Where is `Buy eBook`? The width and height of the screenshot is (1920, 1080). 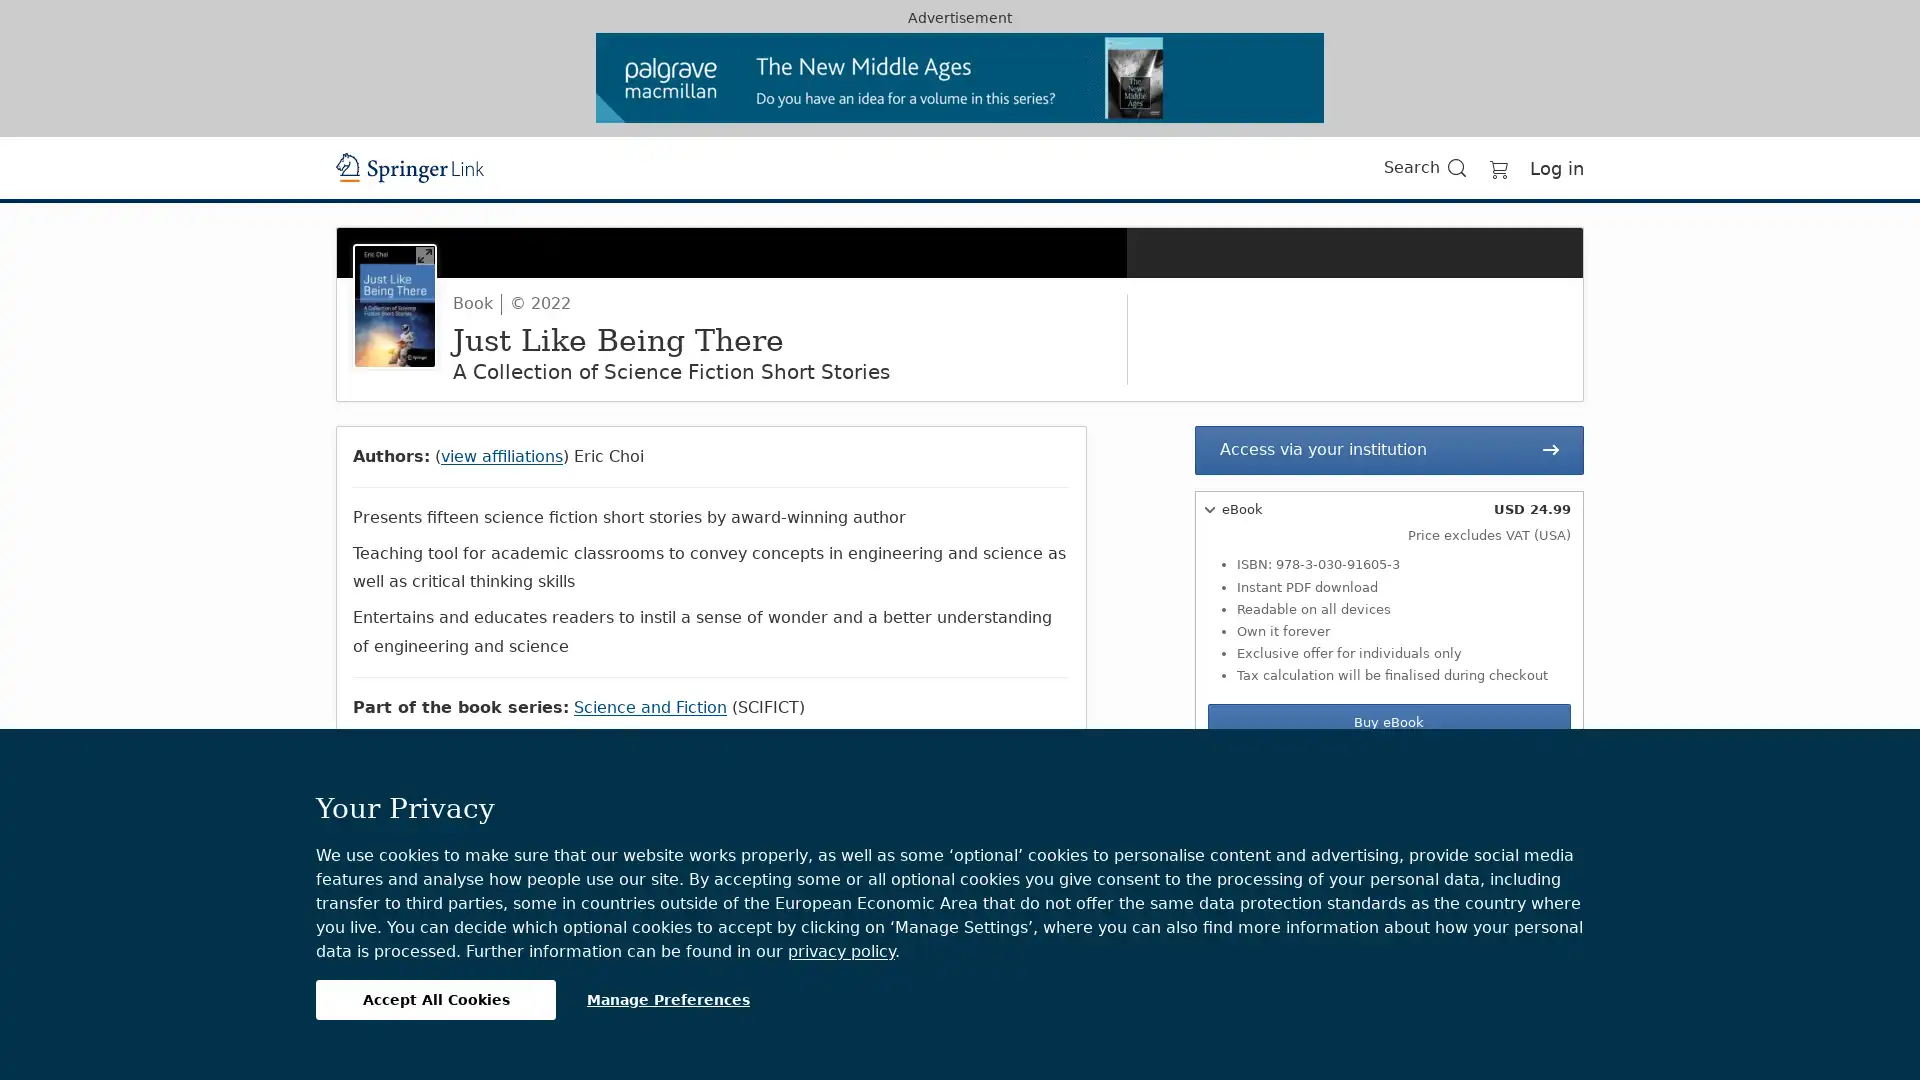 Buy eBook is located at coordinates (1387, 722).